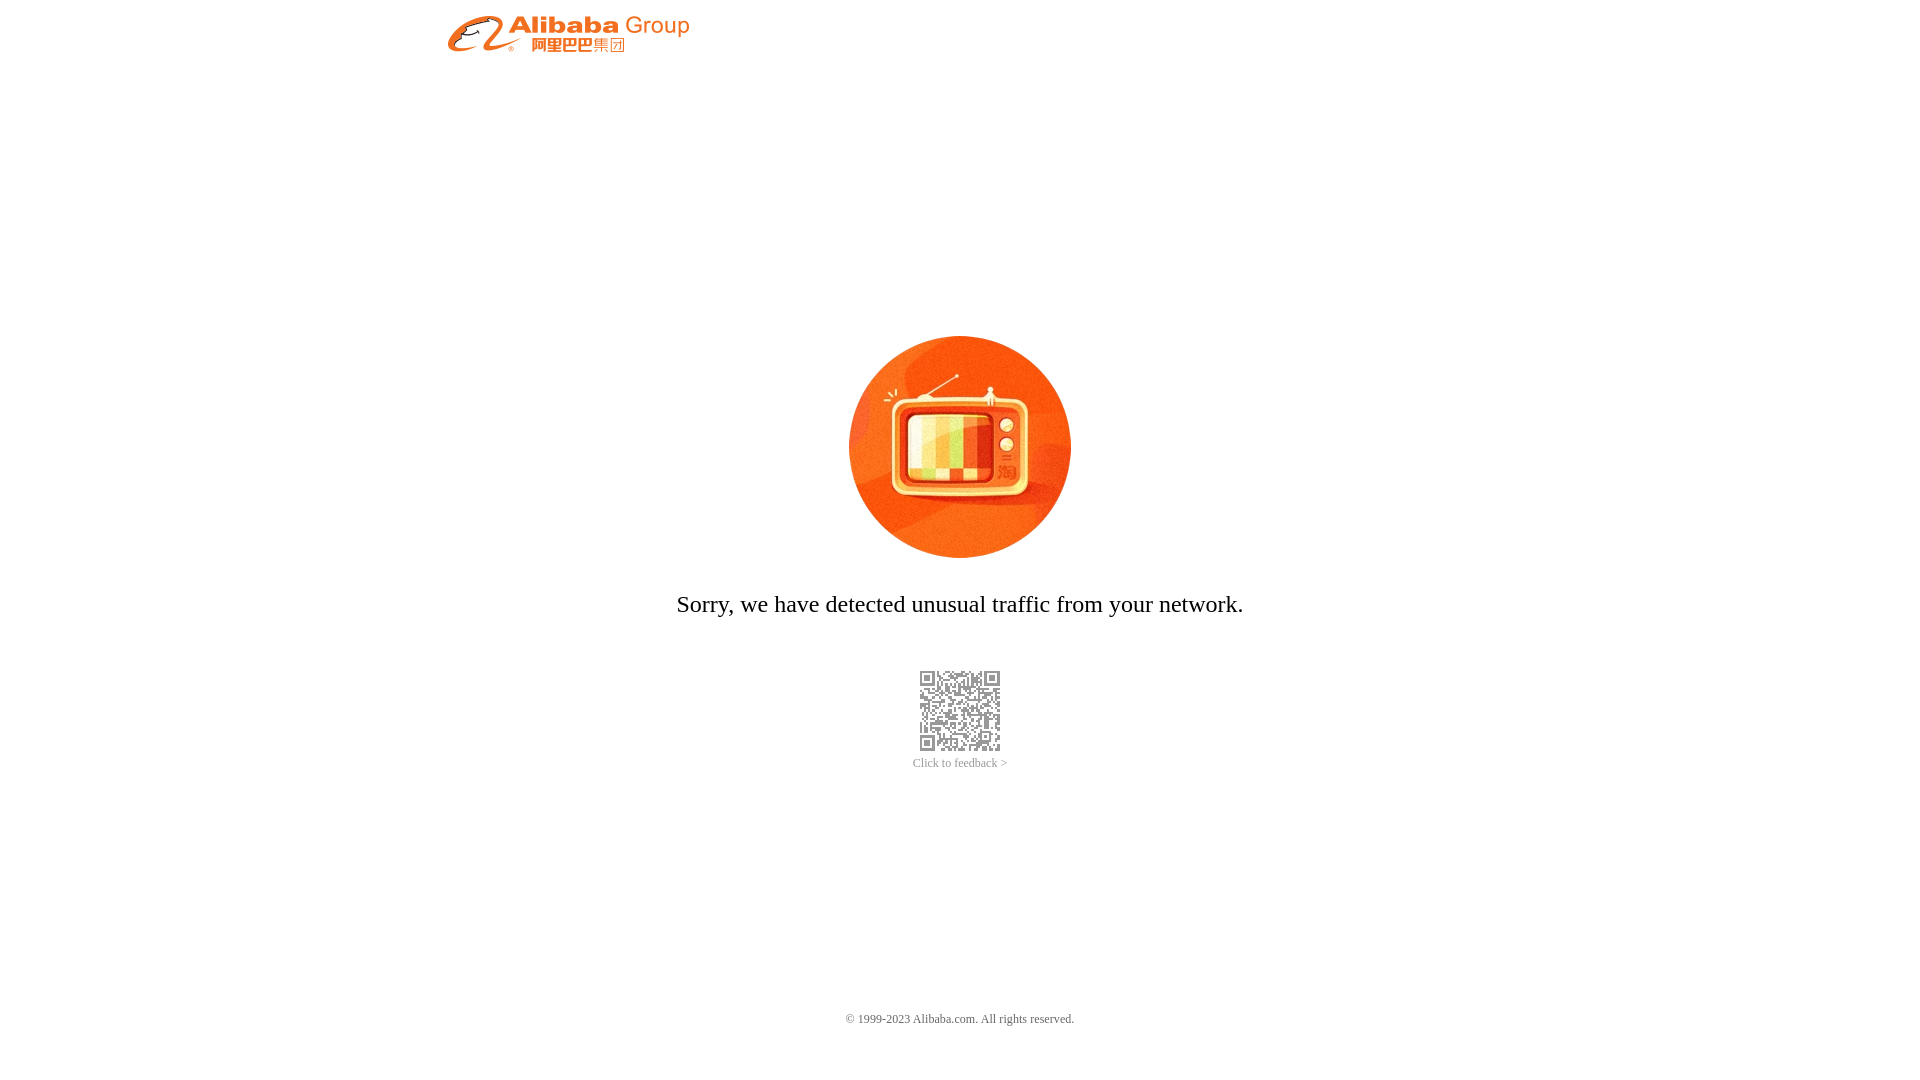  I want to click on 'Click to feedback >', so click(960, 763).